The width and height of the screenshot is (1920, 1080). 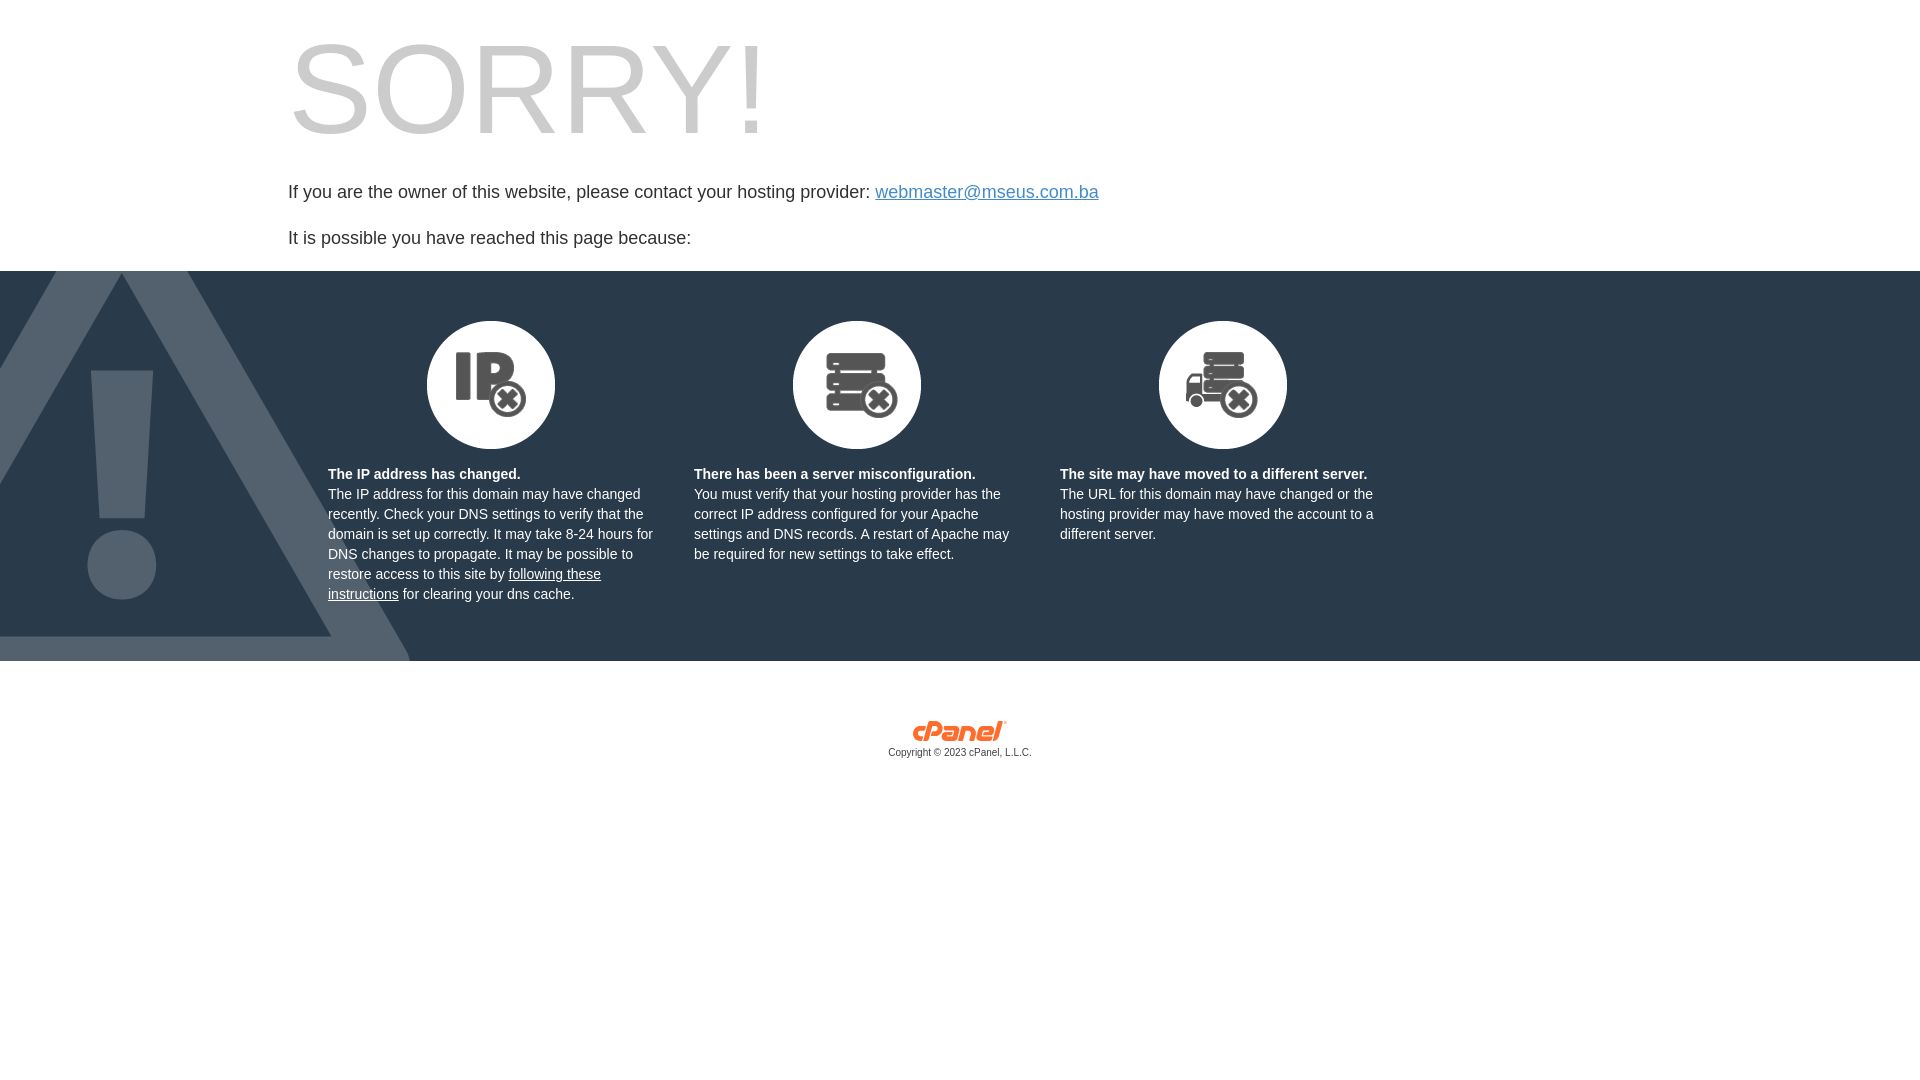 What do you see at coordinates (986, 192) in the screenshot?
I see `'webmaster@mseus.com.ba'` at bounding box center [986, 192].